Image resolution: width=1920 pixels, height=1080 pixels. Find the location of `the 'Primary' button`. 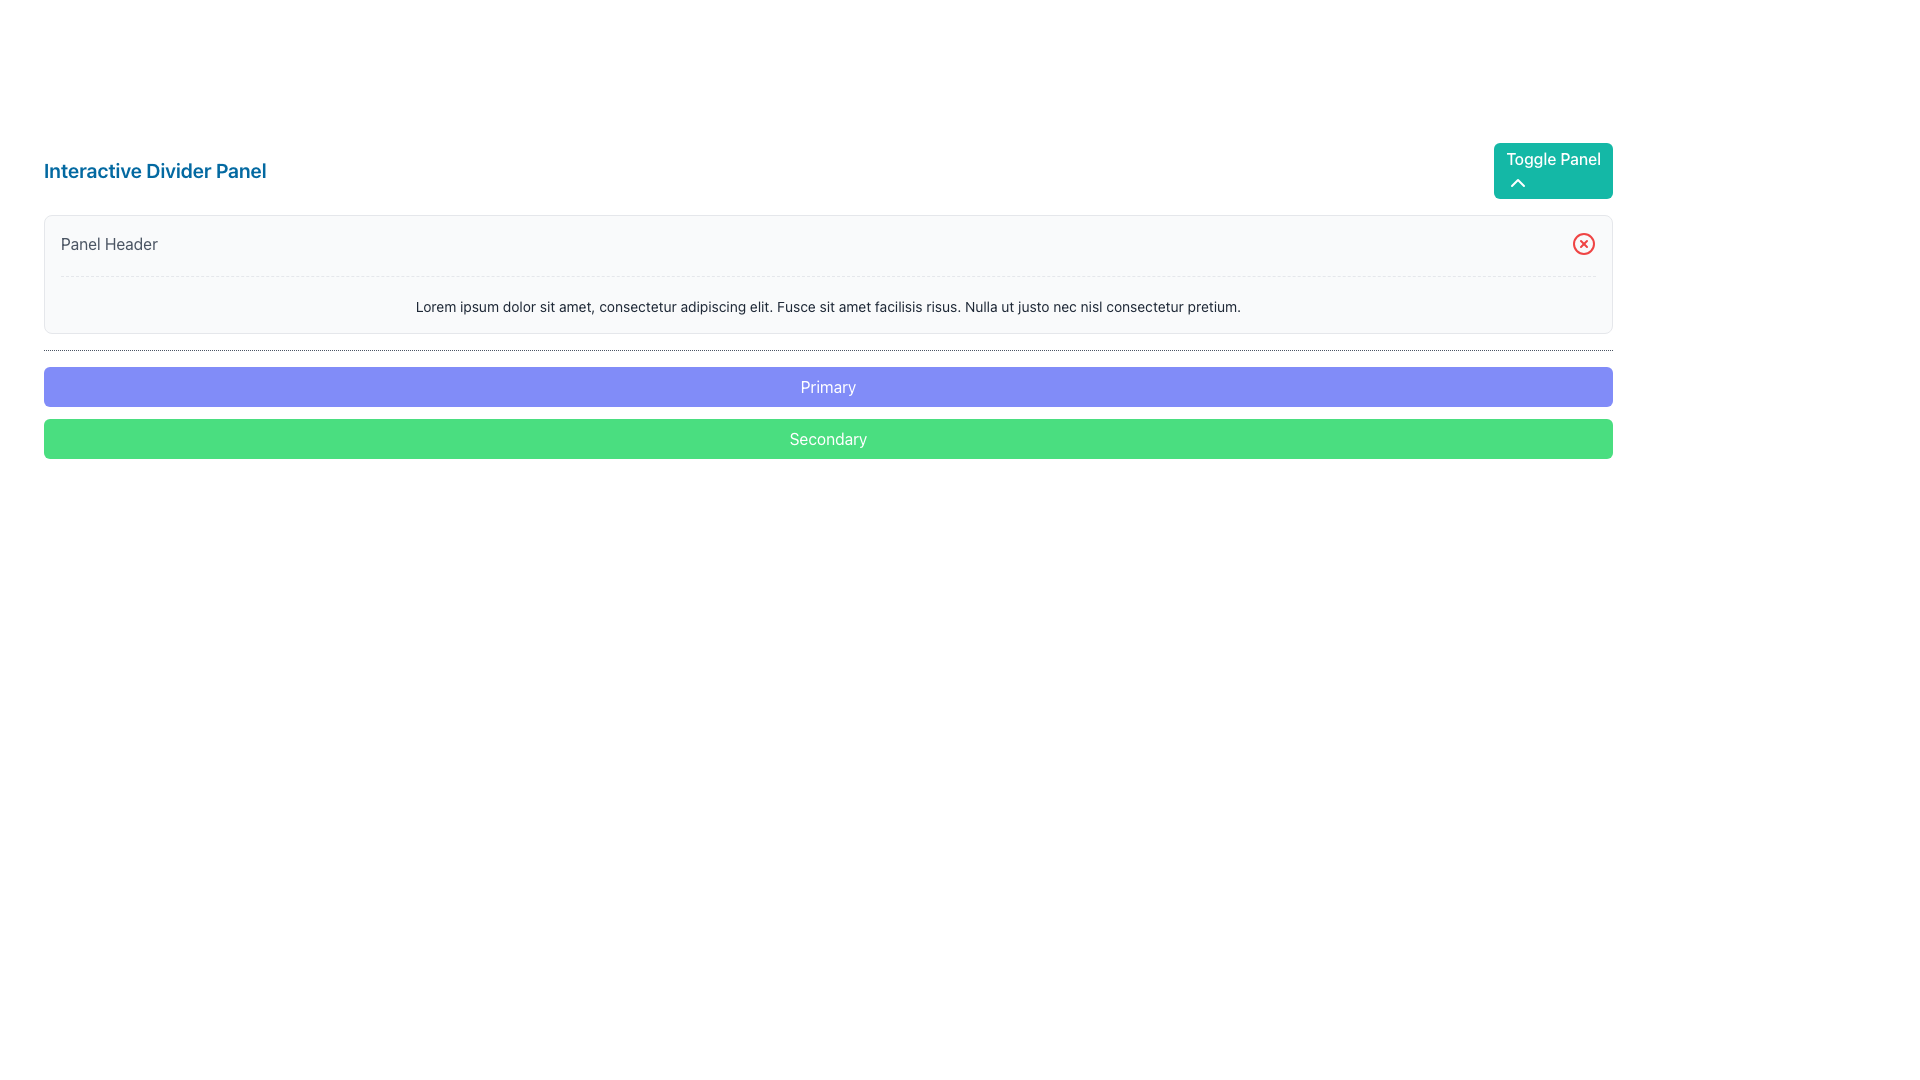

the 'Primary' button is located at coordinates (828, 386).